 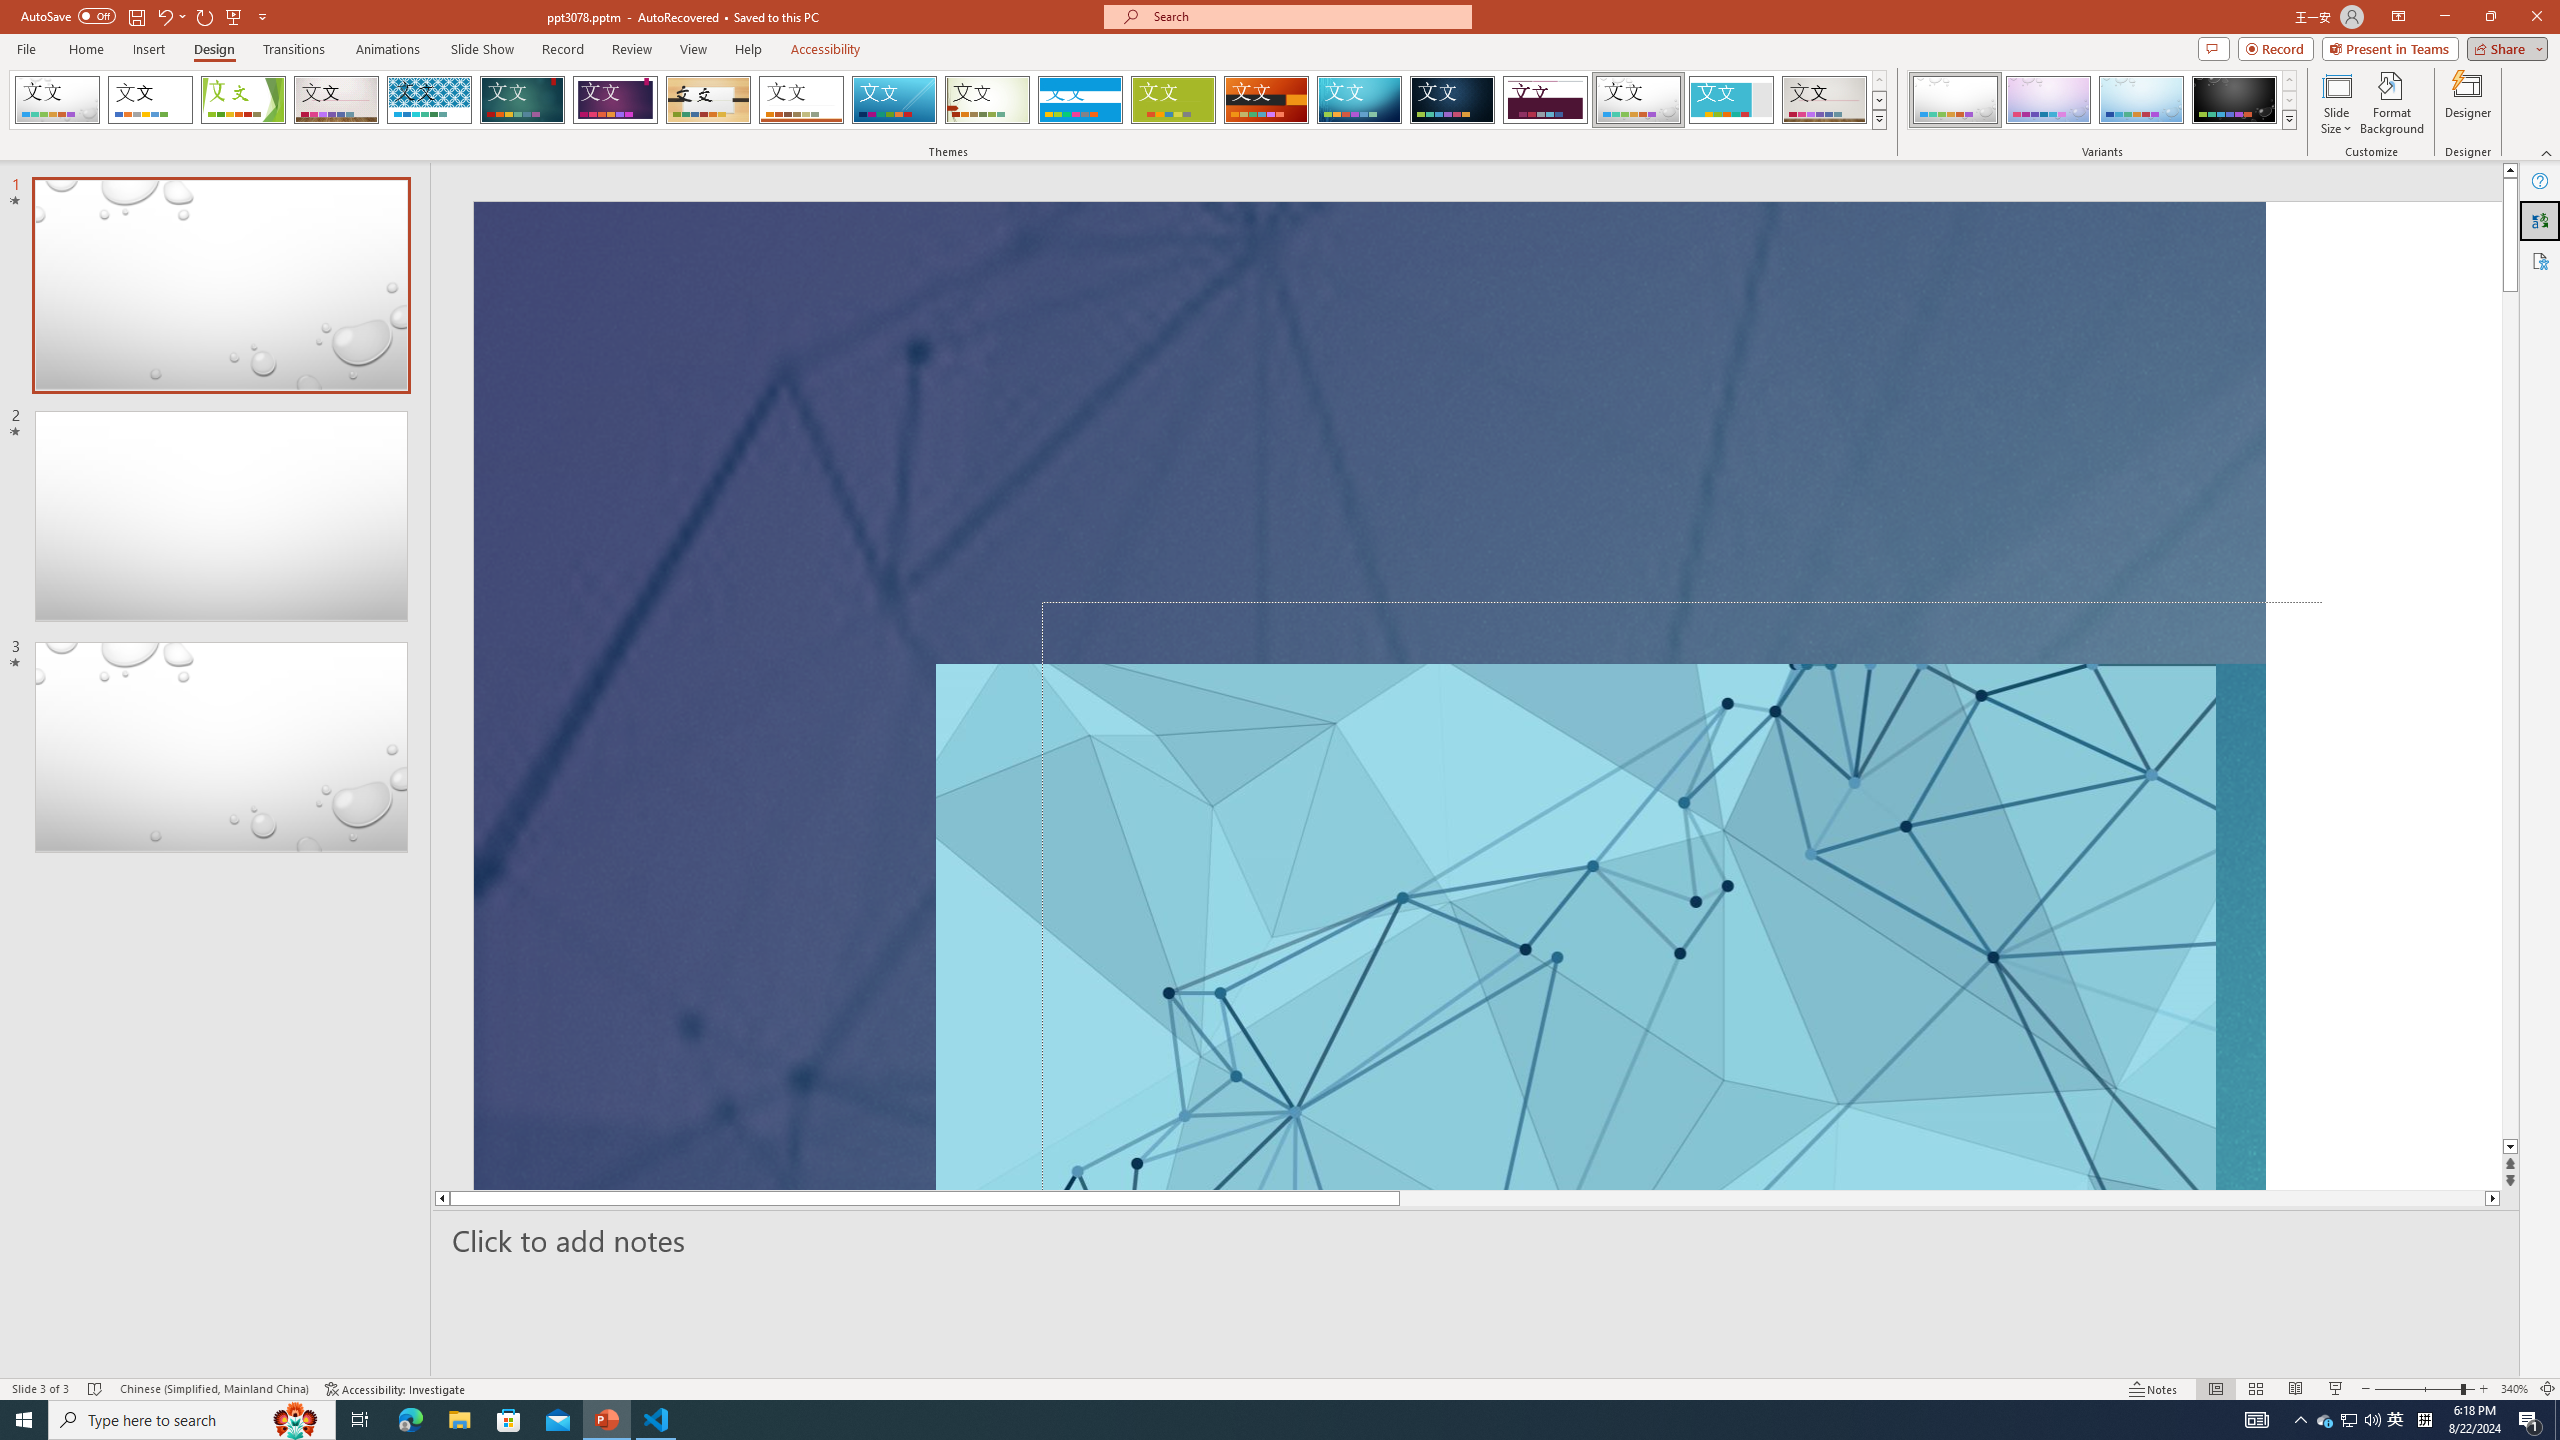 What do you see at coordinates (1080, 99) in the screenshot?
I see `'Banded'` at bounding box center [1080, 99].